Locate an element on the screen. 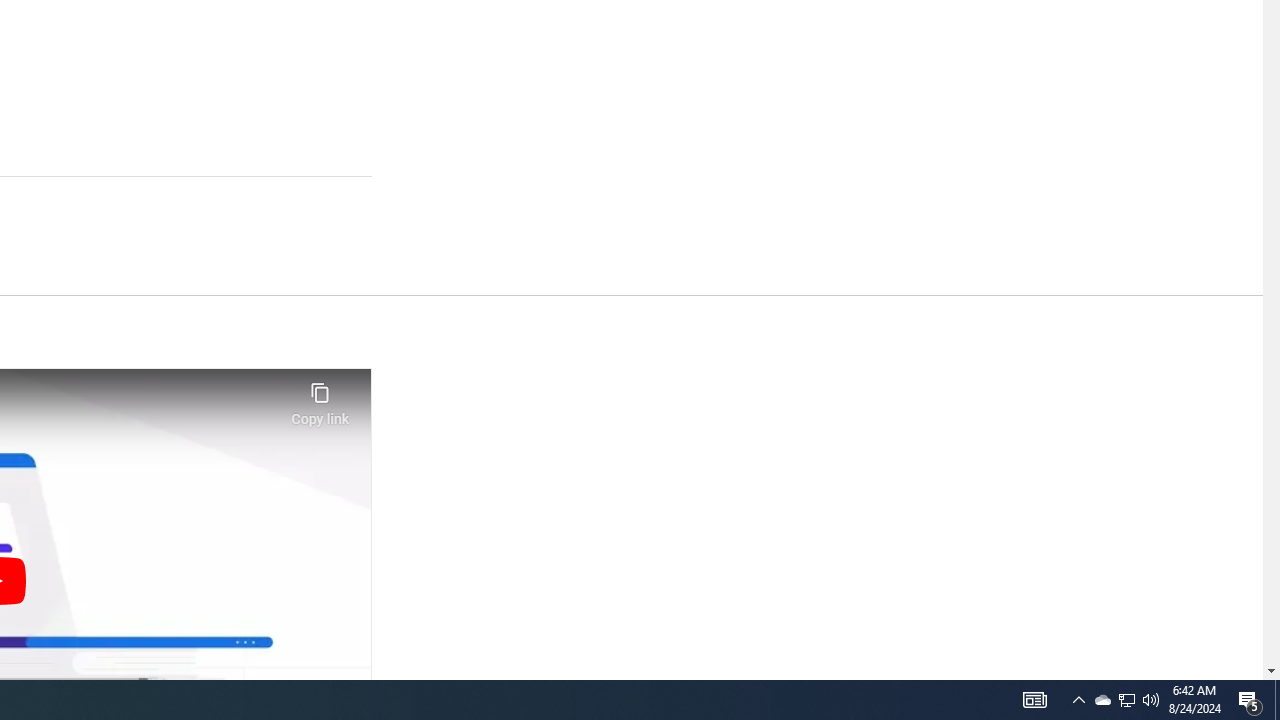 The height and width of the screenshot is (720, 1280). 'Copy link' is located at coordinates (320, 398).